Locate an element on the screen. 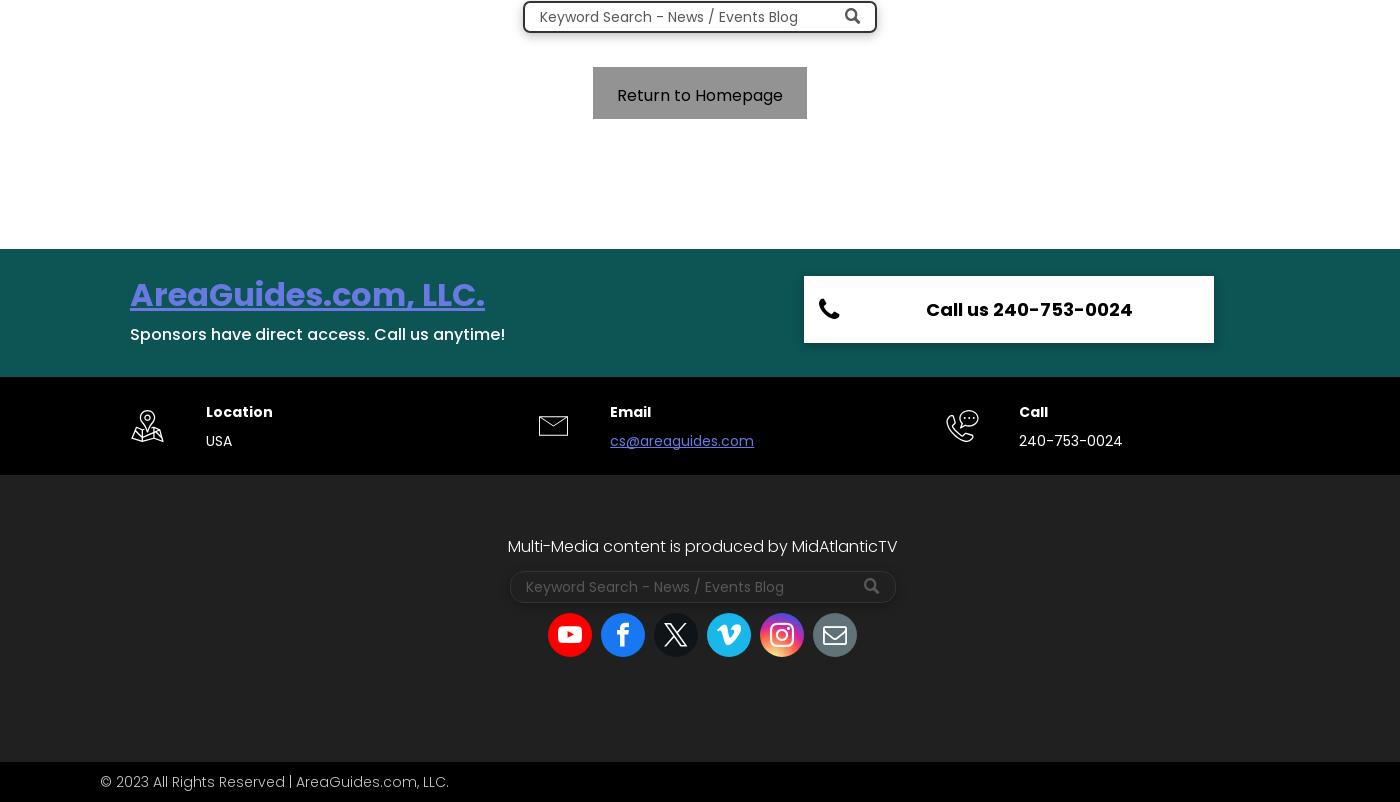  'Call us 240-753-0024' is located at coordinates (1028, 308).